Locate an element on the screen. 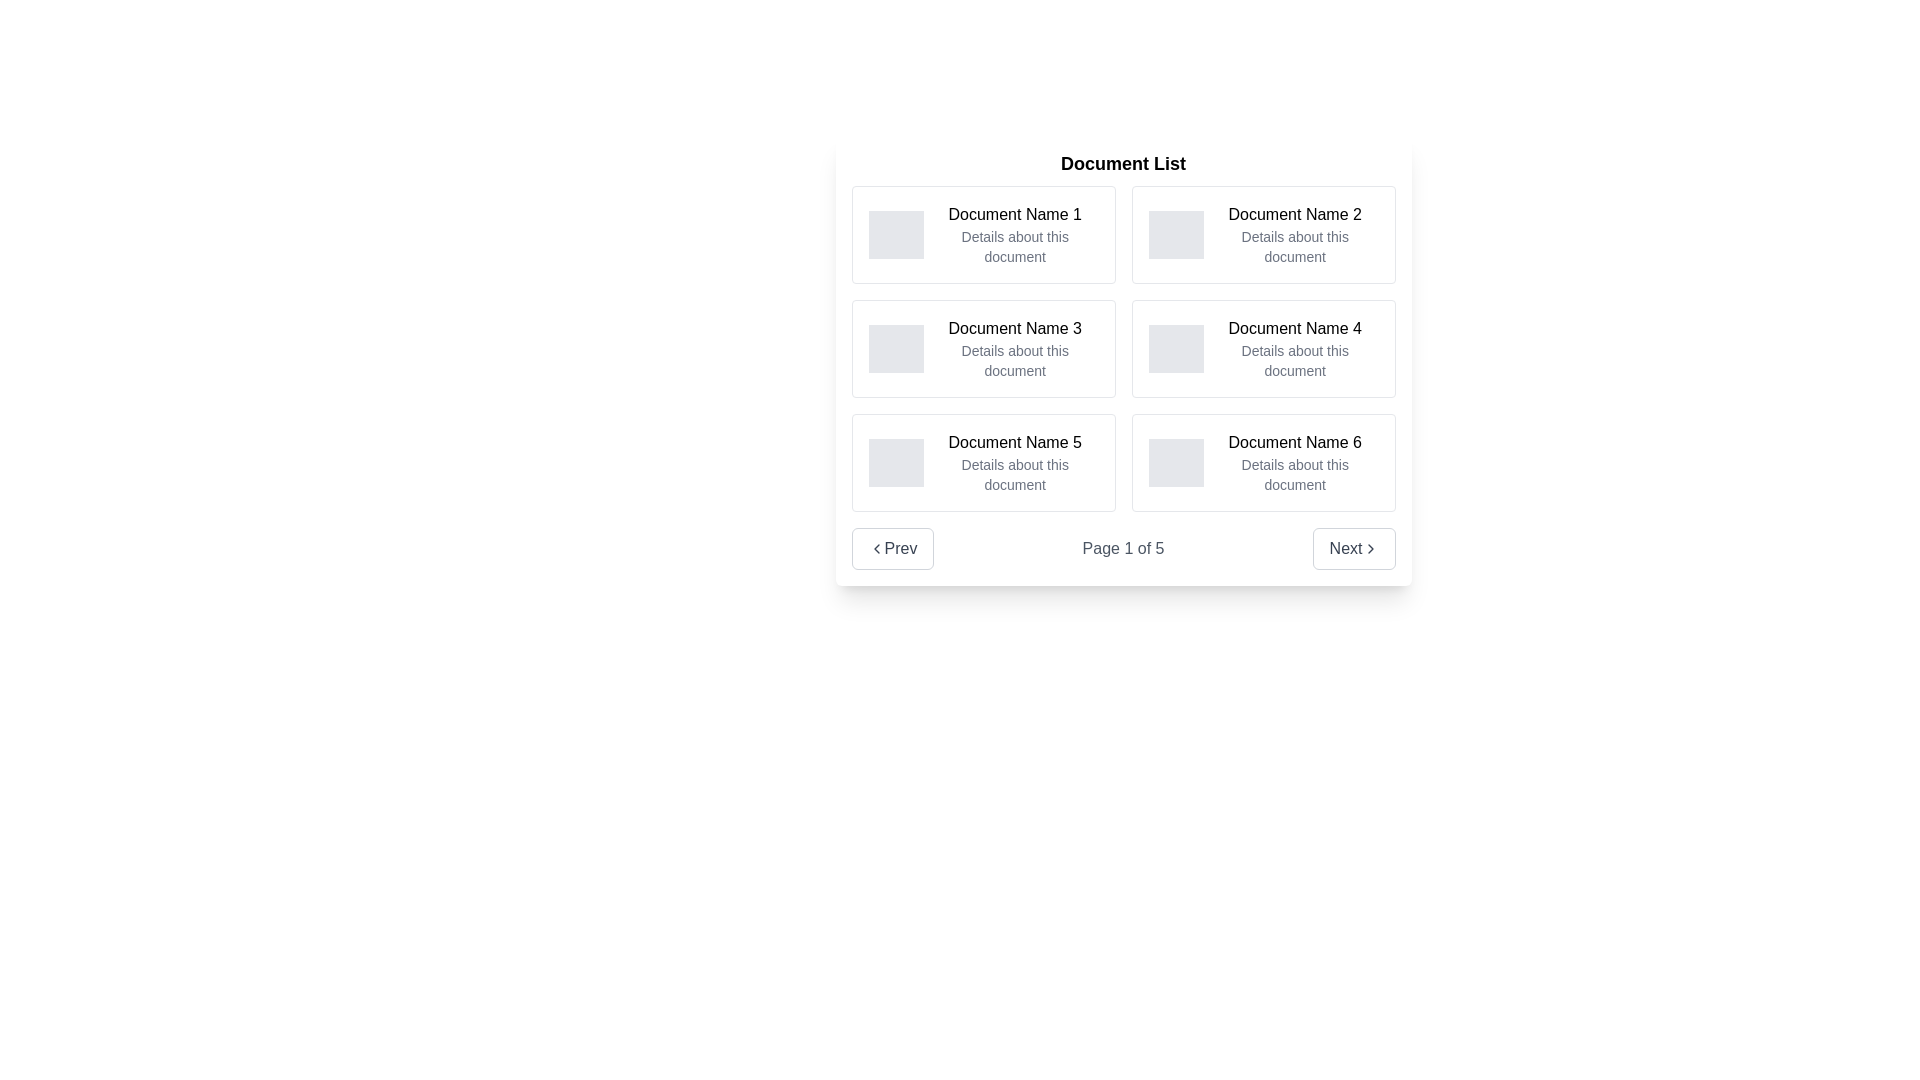  the text label displaying 'Details about this document', which is styled in a small, gray font and located beneath 'Document Name 4' is located at coordinates (1295, 361).